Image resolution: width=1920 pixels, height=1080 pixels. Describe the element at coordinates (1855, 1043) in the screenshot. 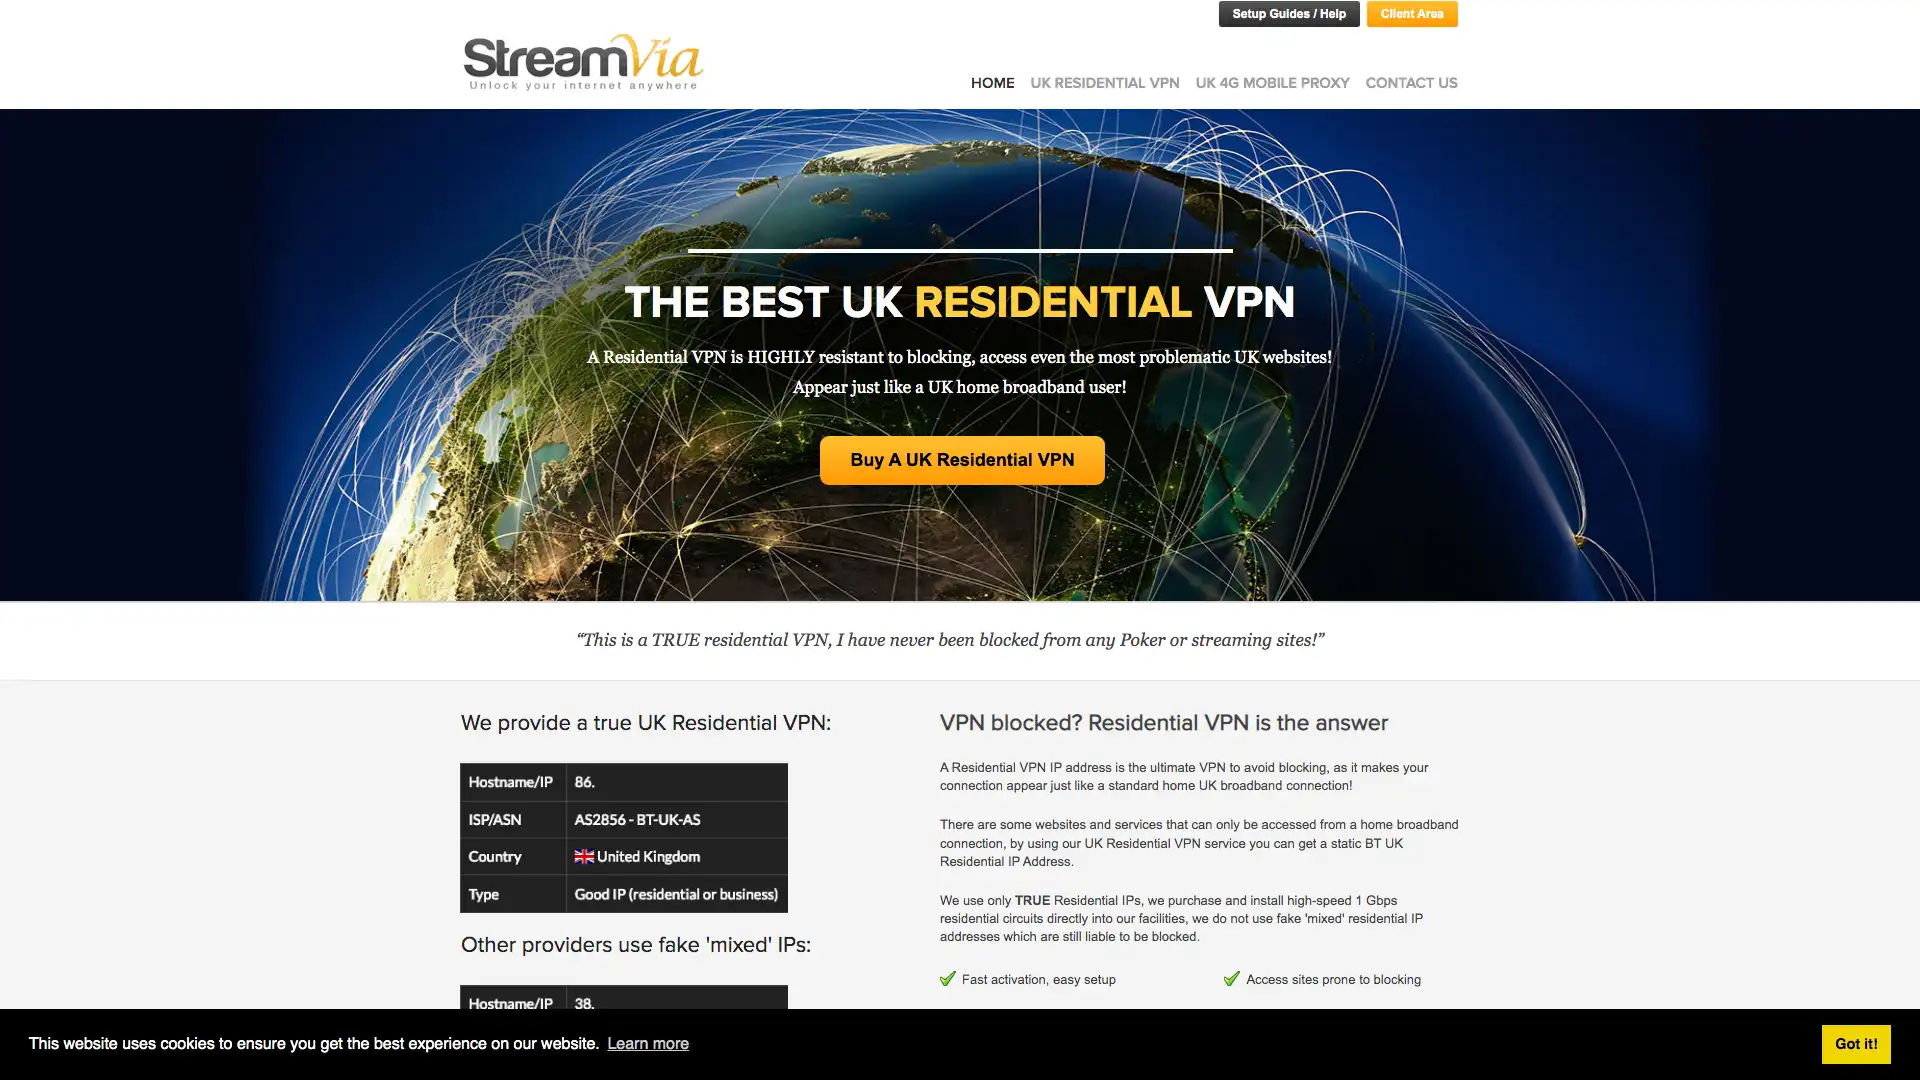

I see `dismiss cookie message` at that location.